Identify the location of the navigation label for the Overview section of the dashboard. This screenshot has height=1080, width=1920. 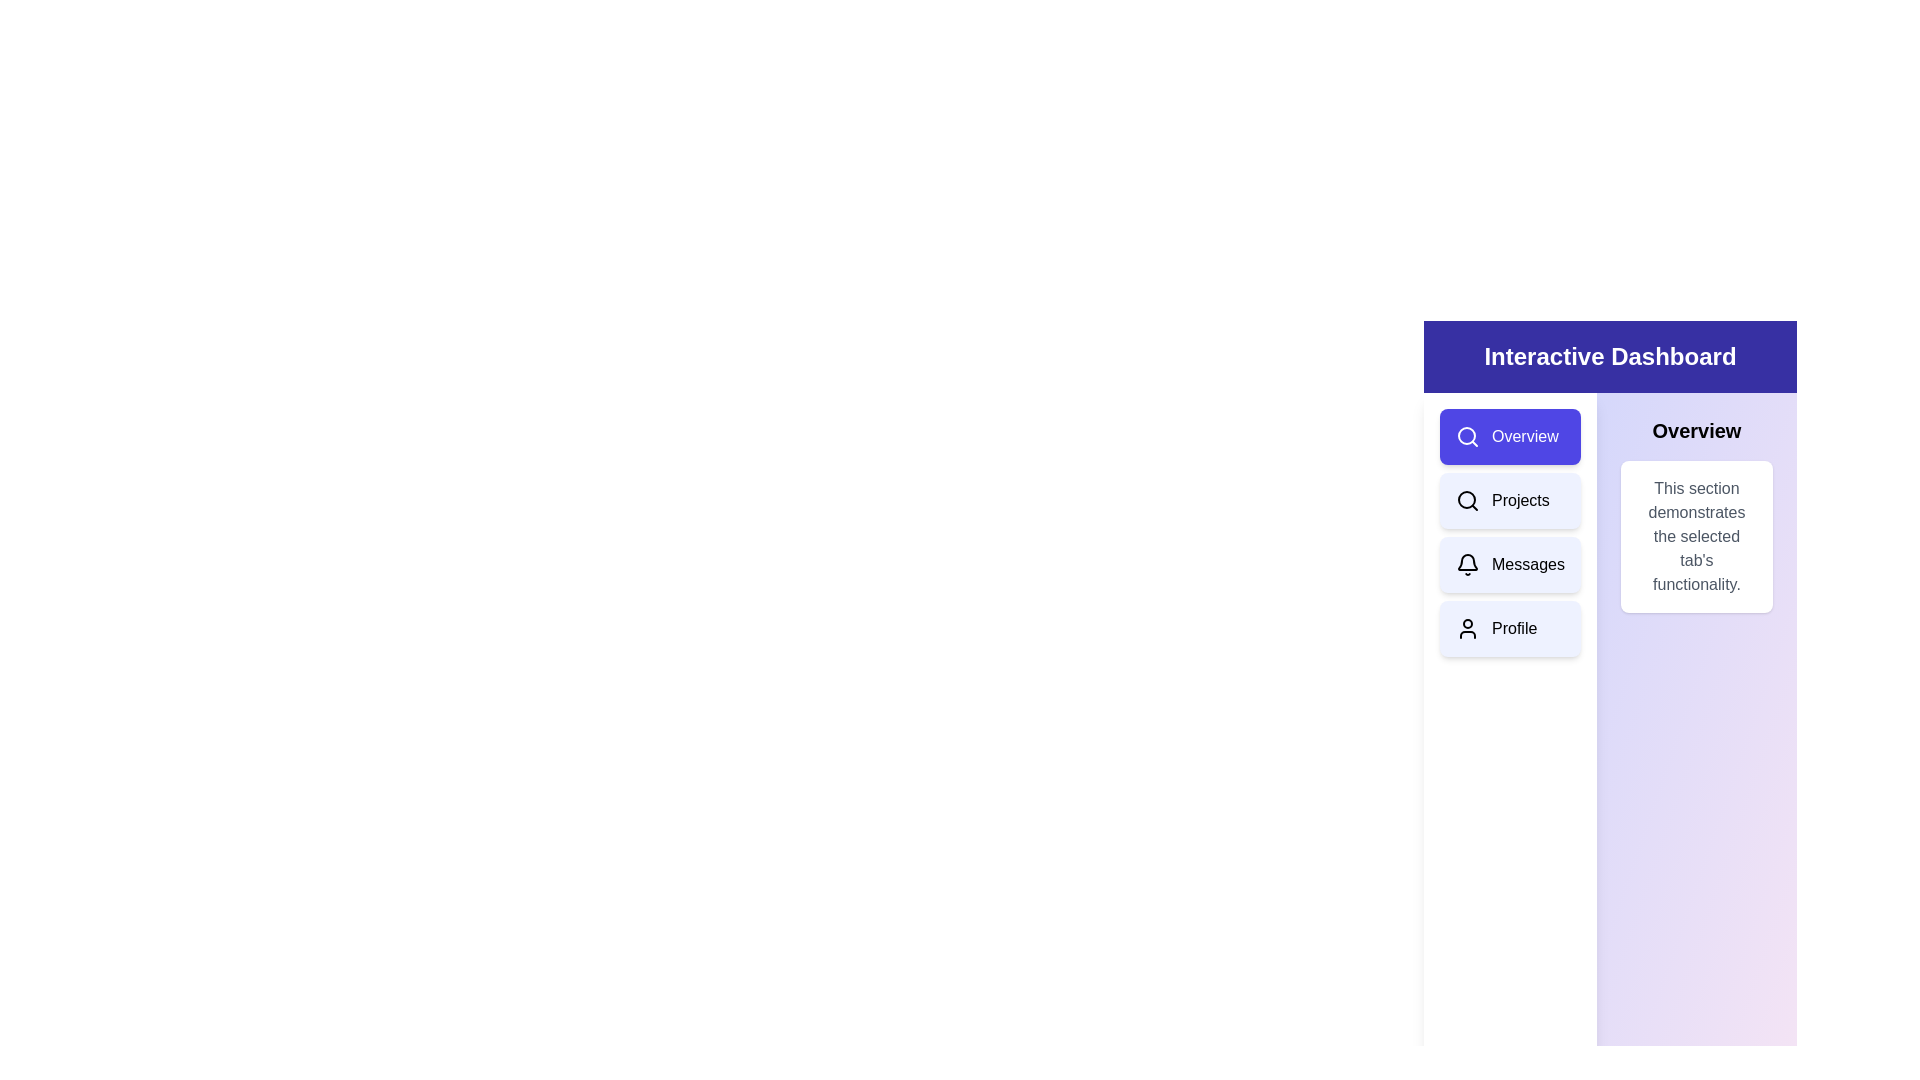
(1524, 435).